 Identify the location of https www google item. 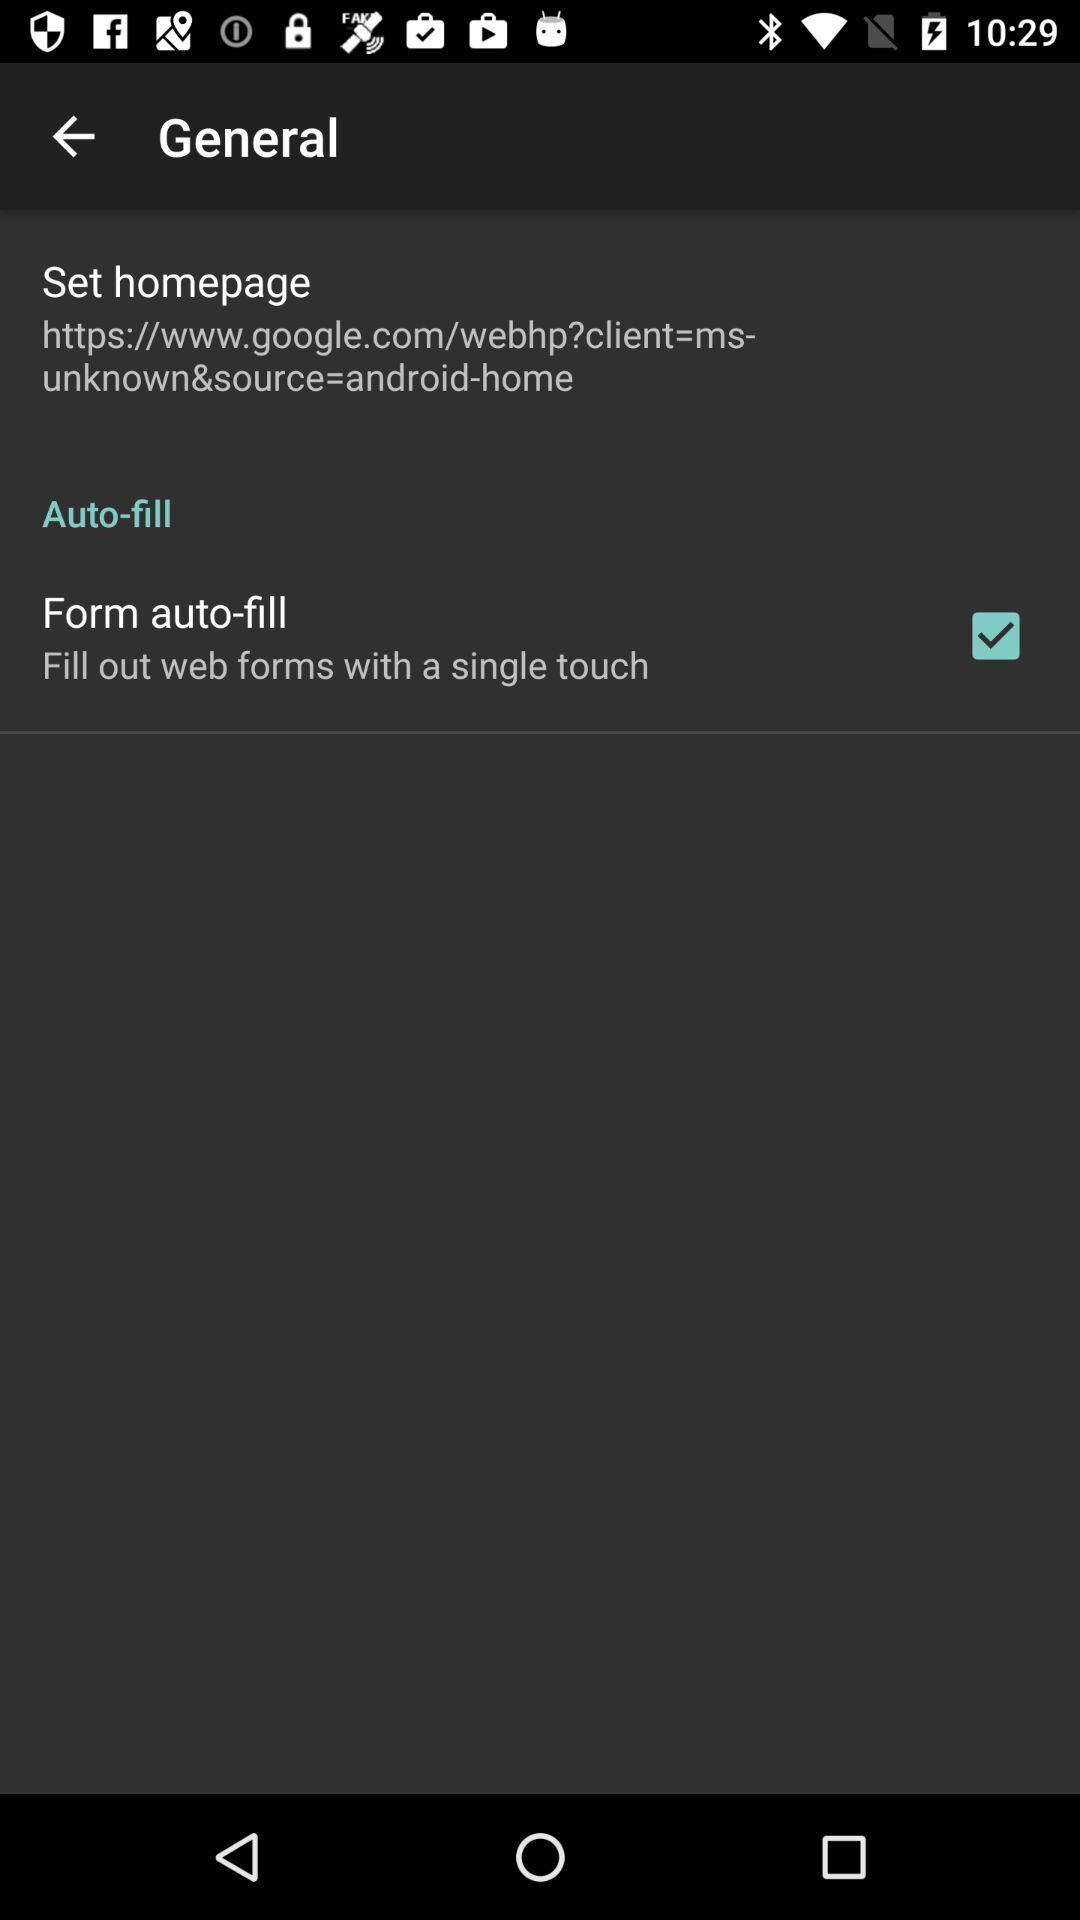
(540, 355).